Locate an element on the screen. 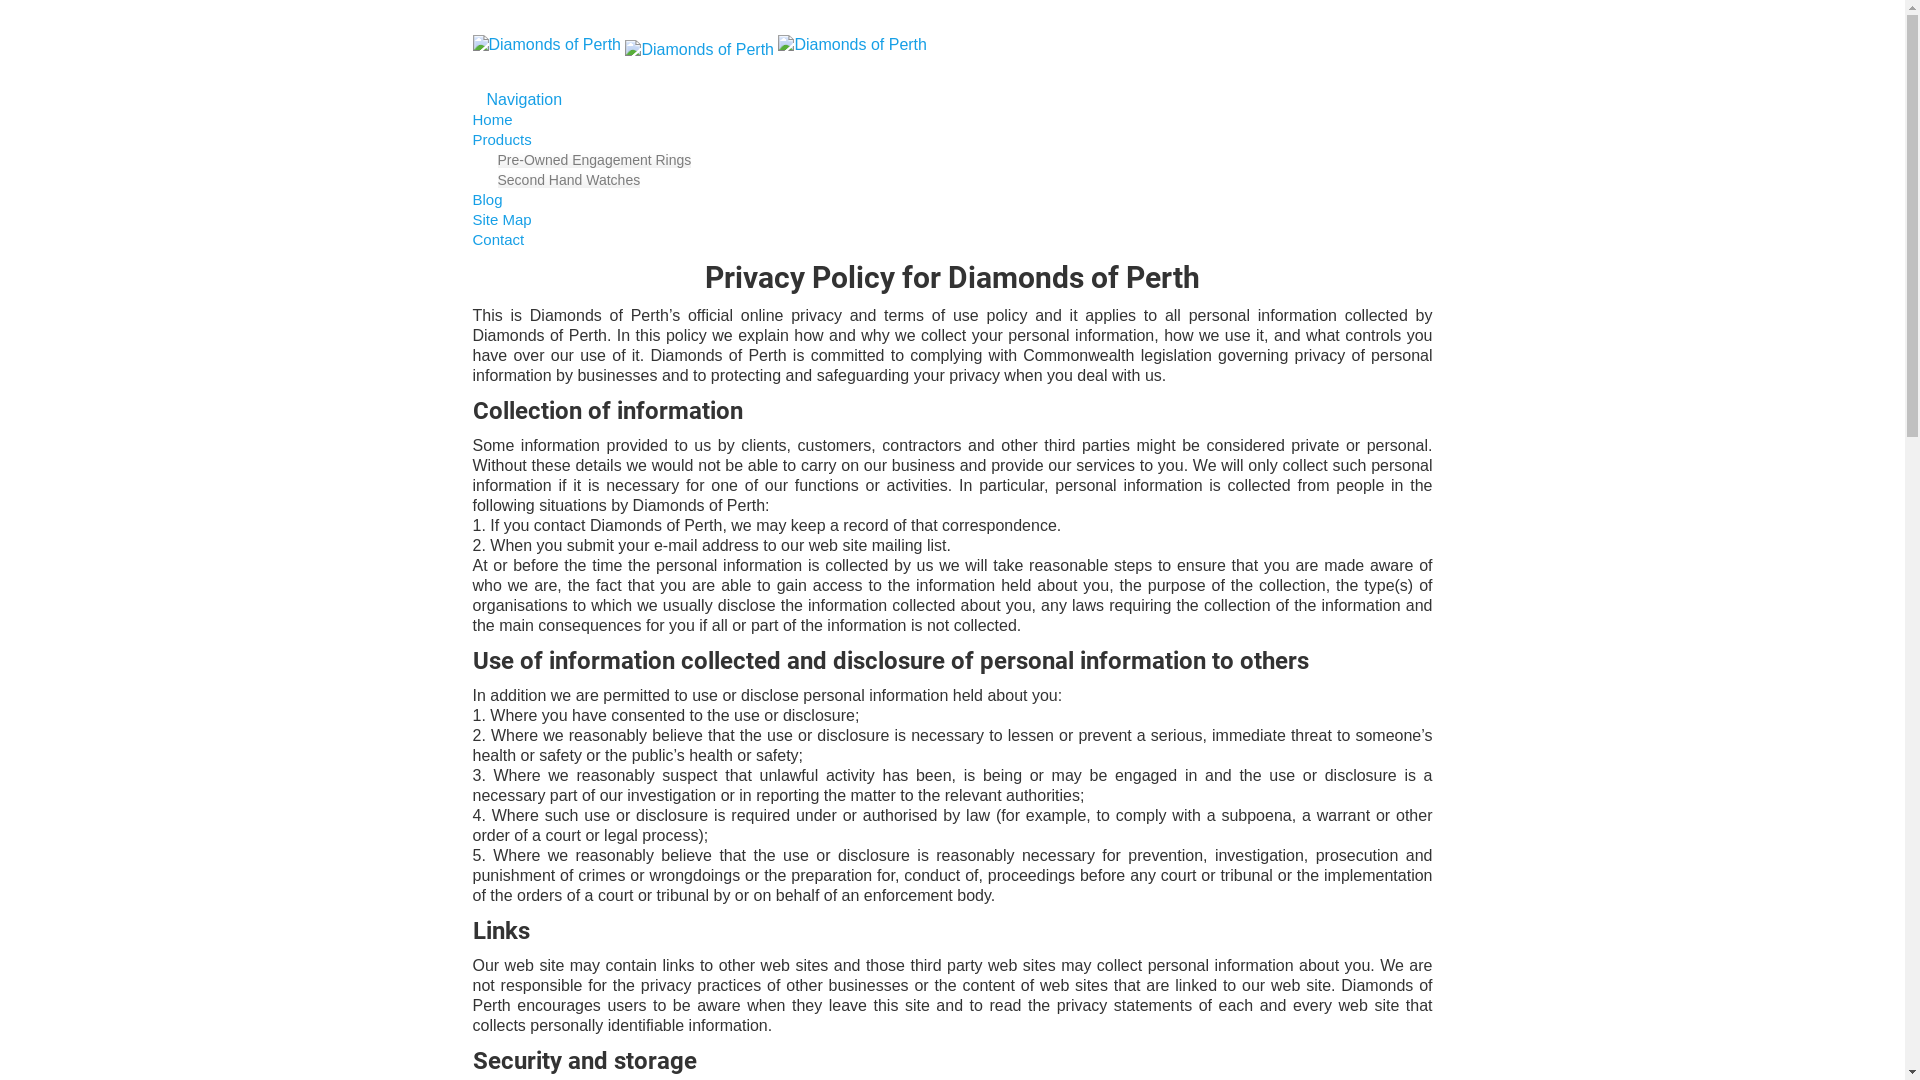 The height and width of the screenshot is (1080, 1920). 'Navigation' is located at coordinates (517, 99).